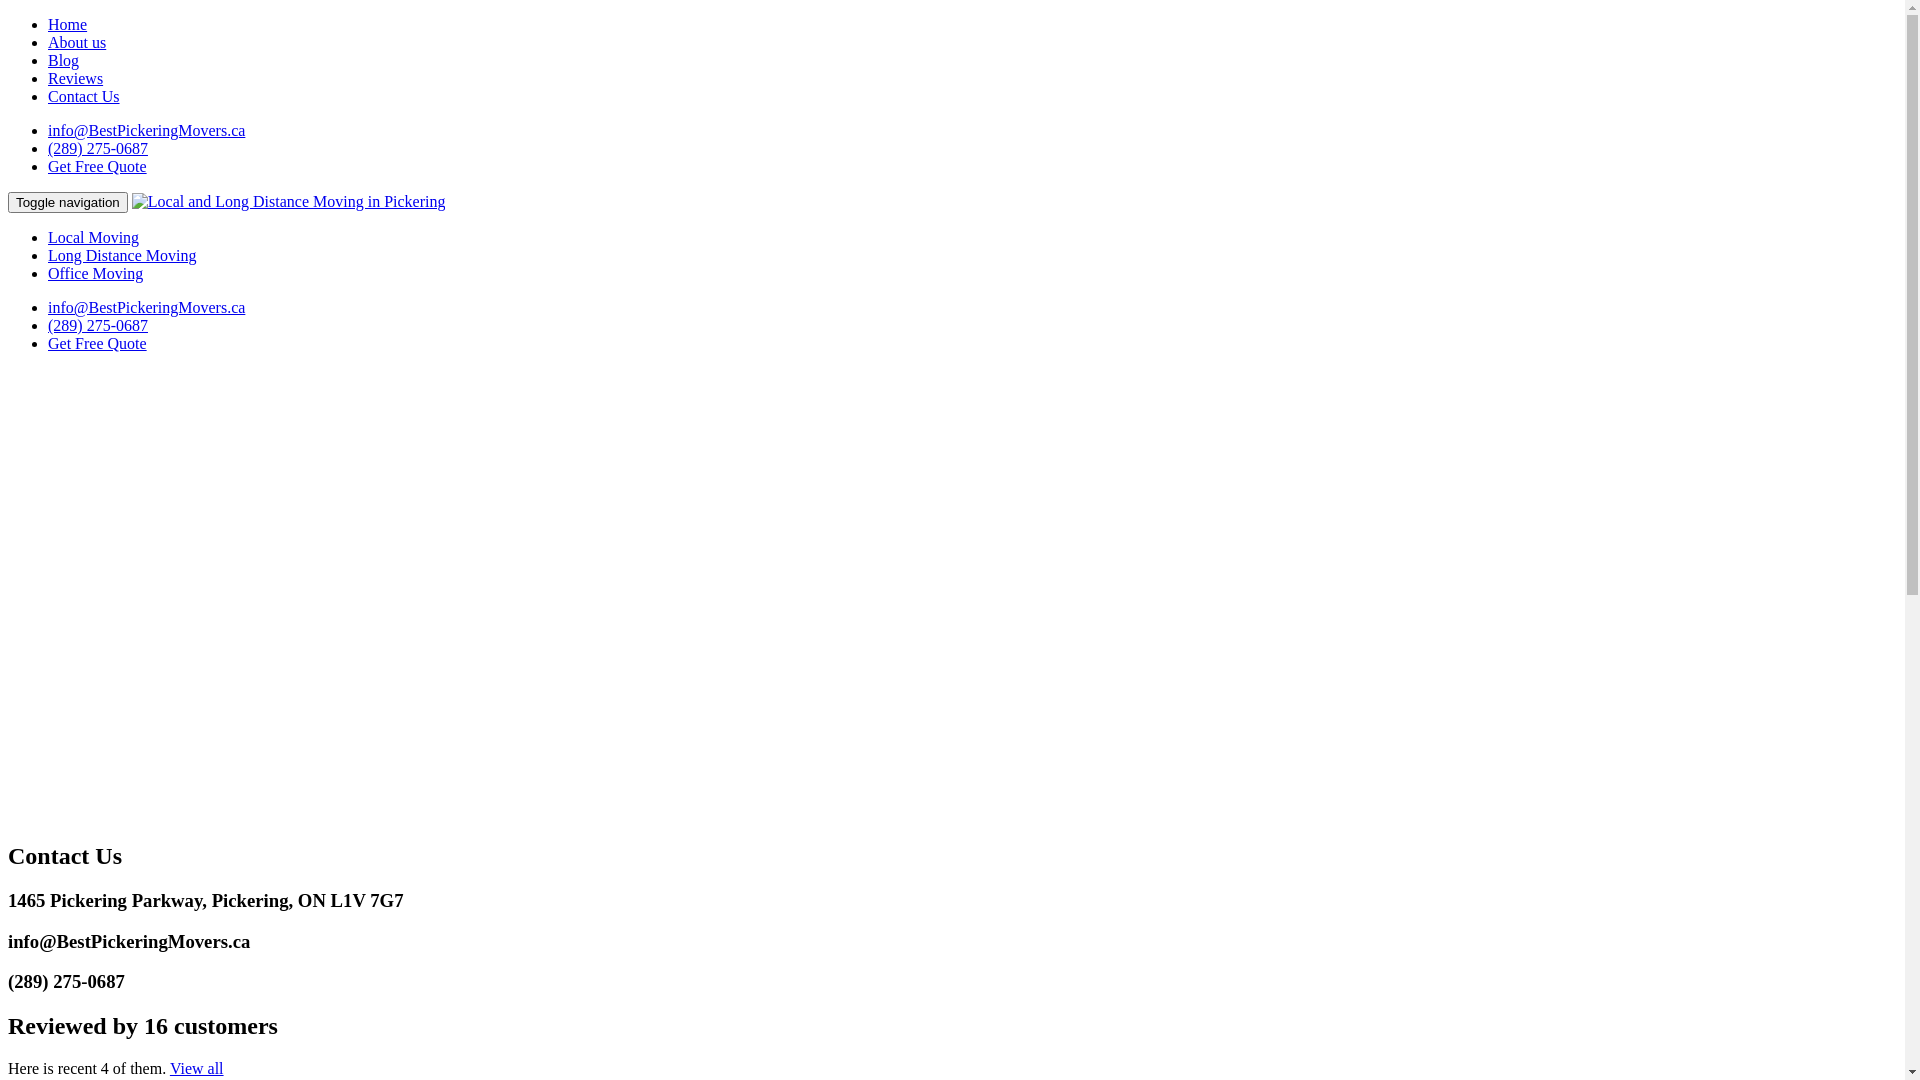 The height and width of the screenshot is (1080, 1920). What do you see at coordinates (82, 96) in the screenshot?
I see `'Contact Us'` at bounding box center [82, 96].